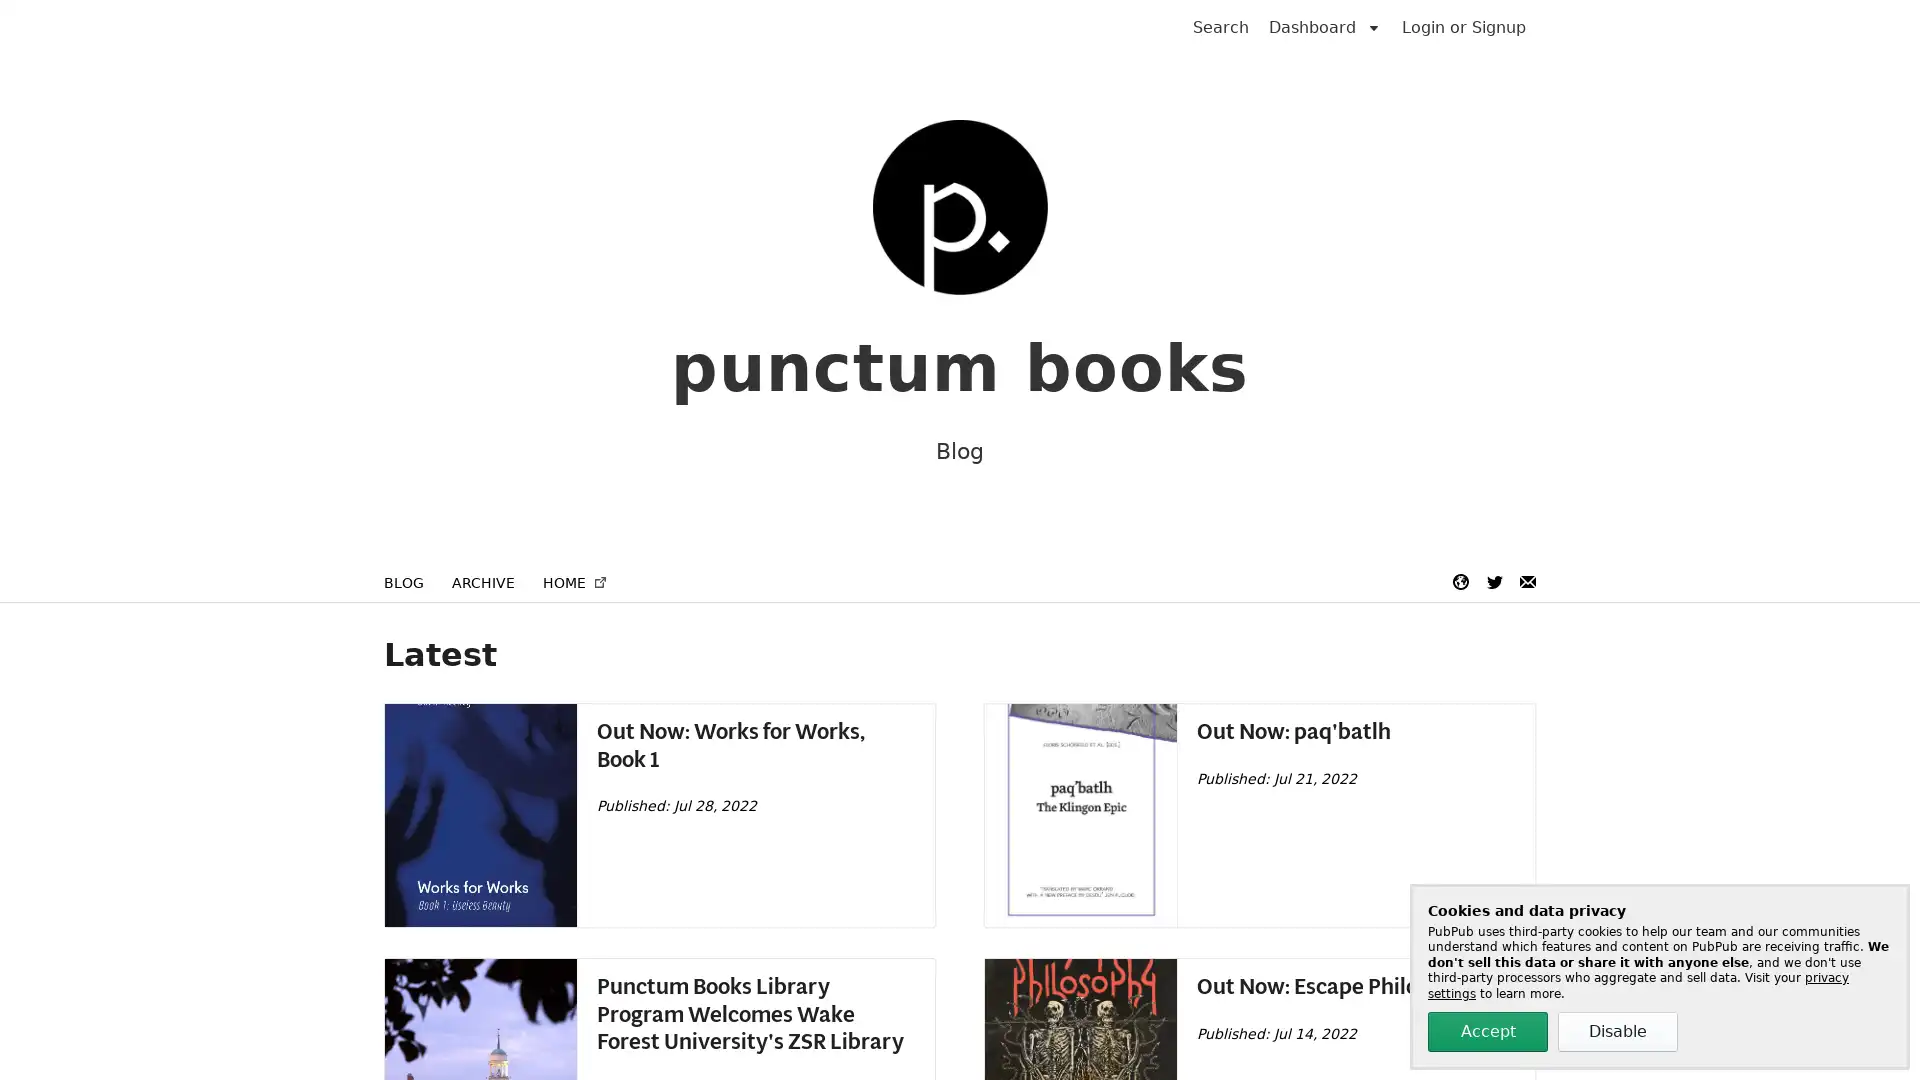 The width and height of the screenshot is (1920, 1080). I want to click on Login or Signup, so click(1464, 27).